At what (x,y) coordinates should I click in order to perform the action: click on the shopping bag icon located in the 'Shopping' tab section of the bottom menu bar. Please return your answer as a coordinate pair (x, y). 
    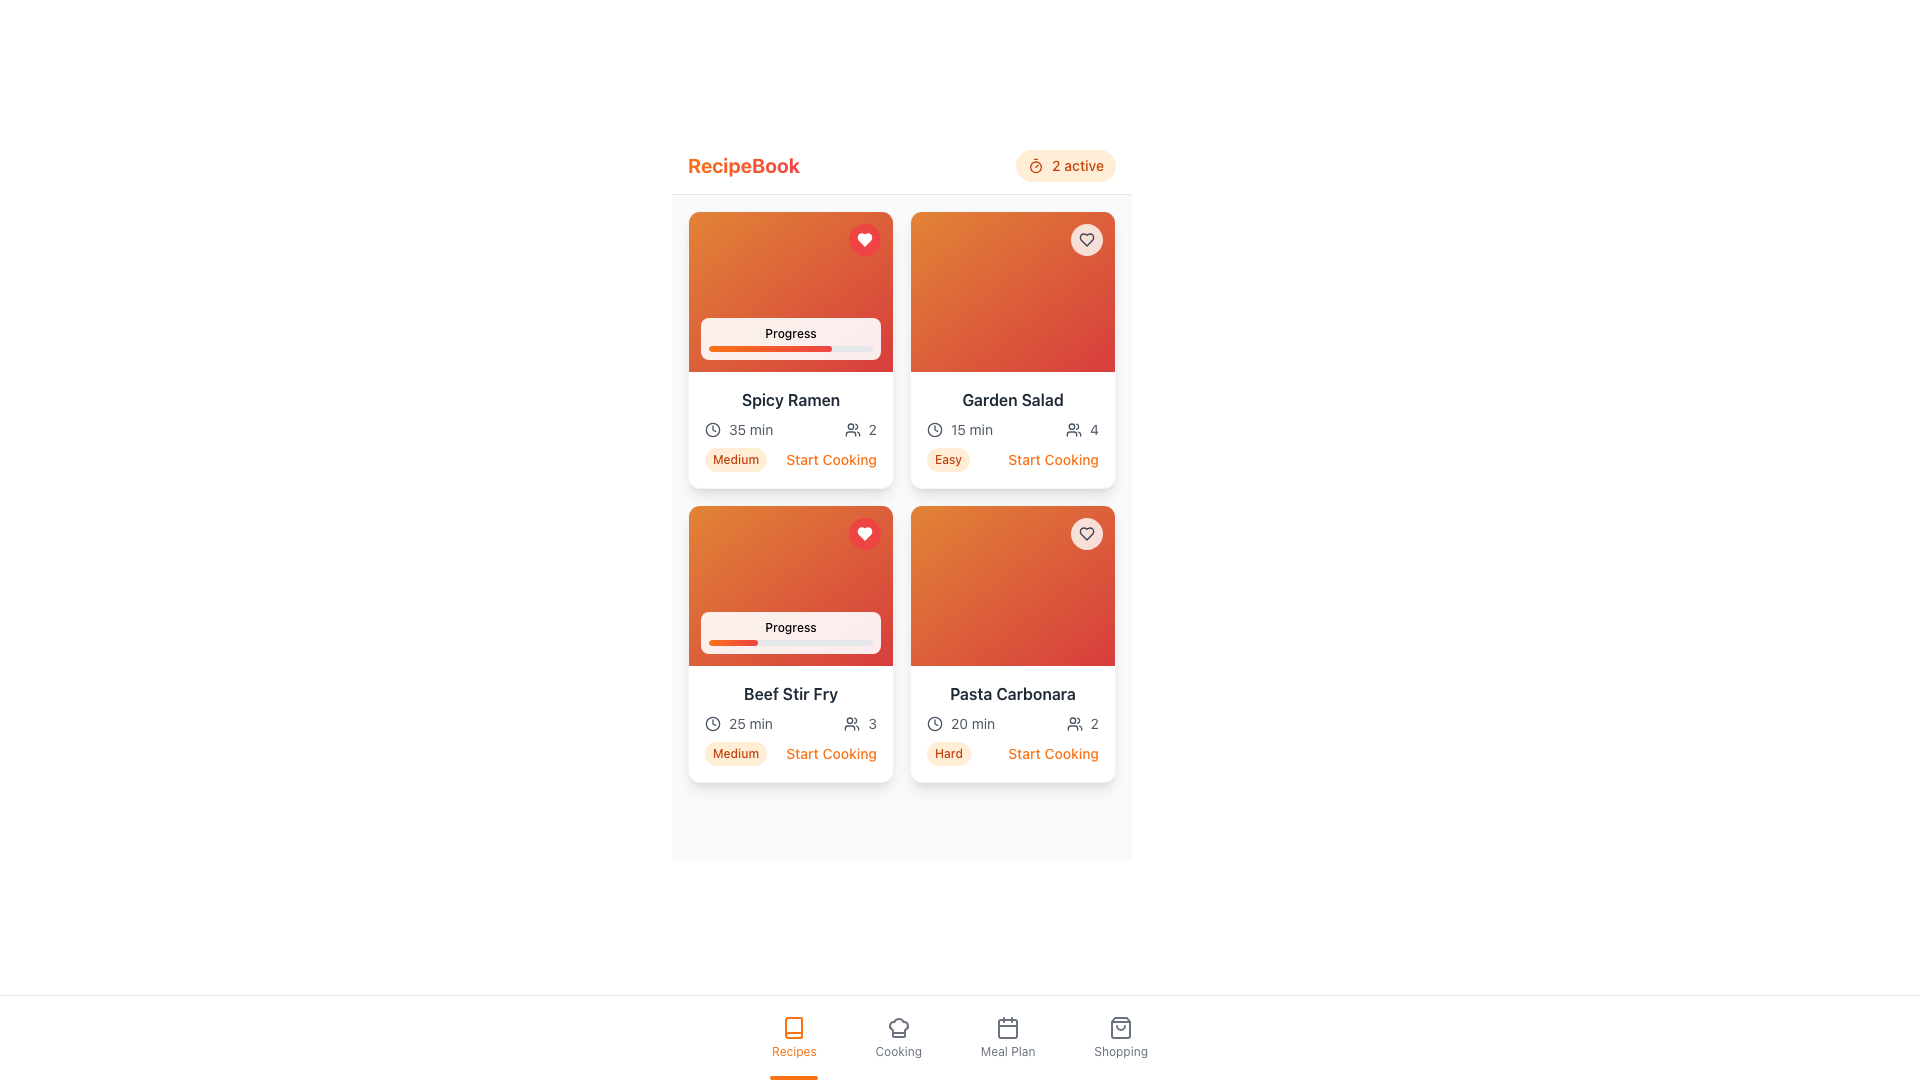
    Looking at the image, I should click on (1121, 1028).